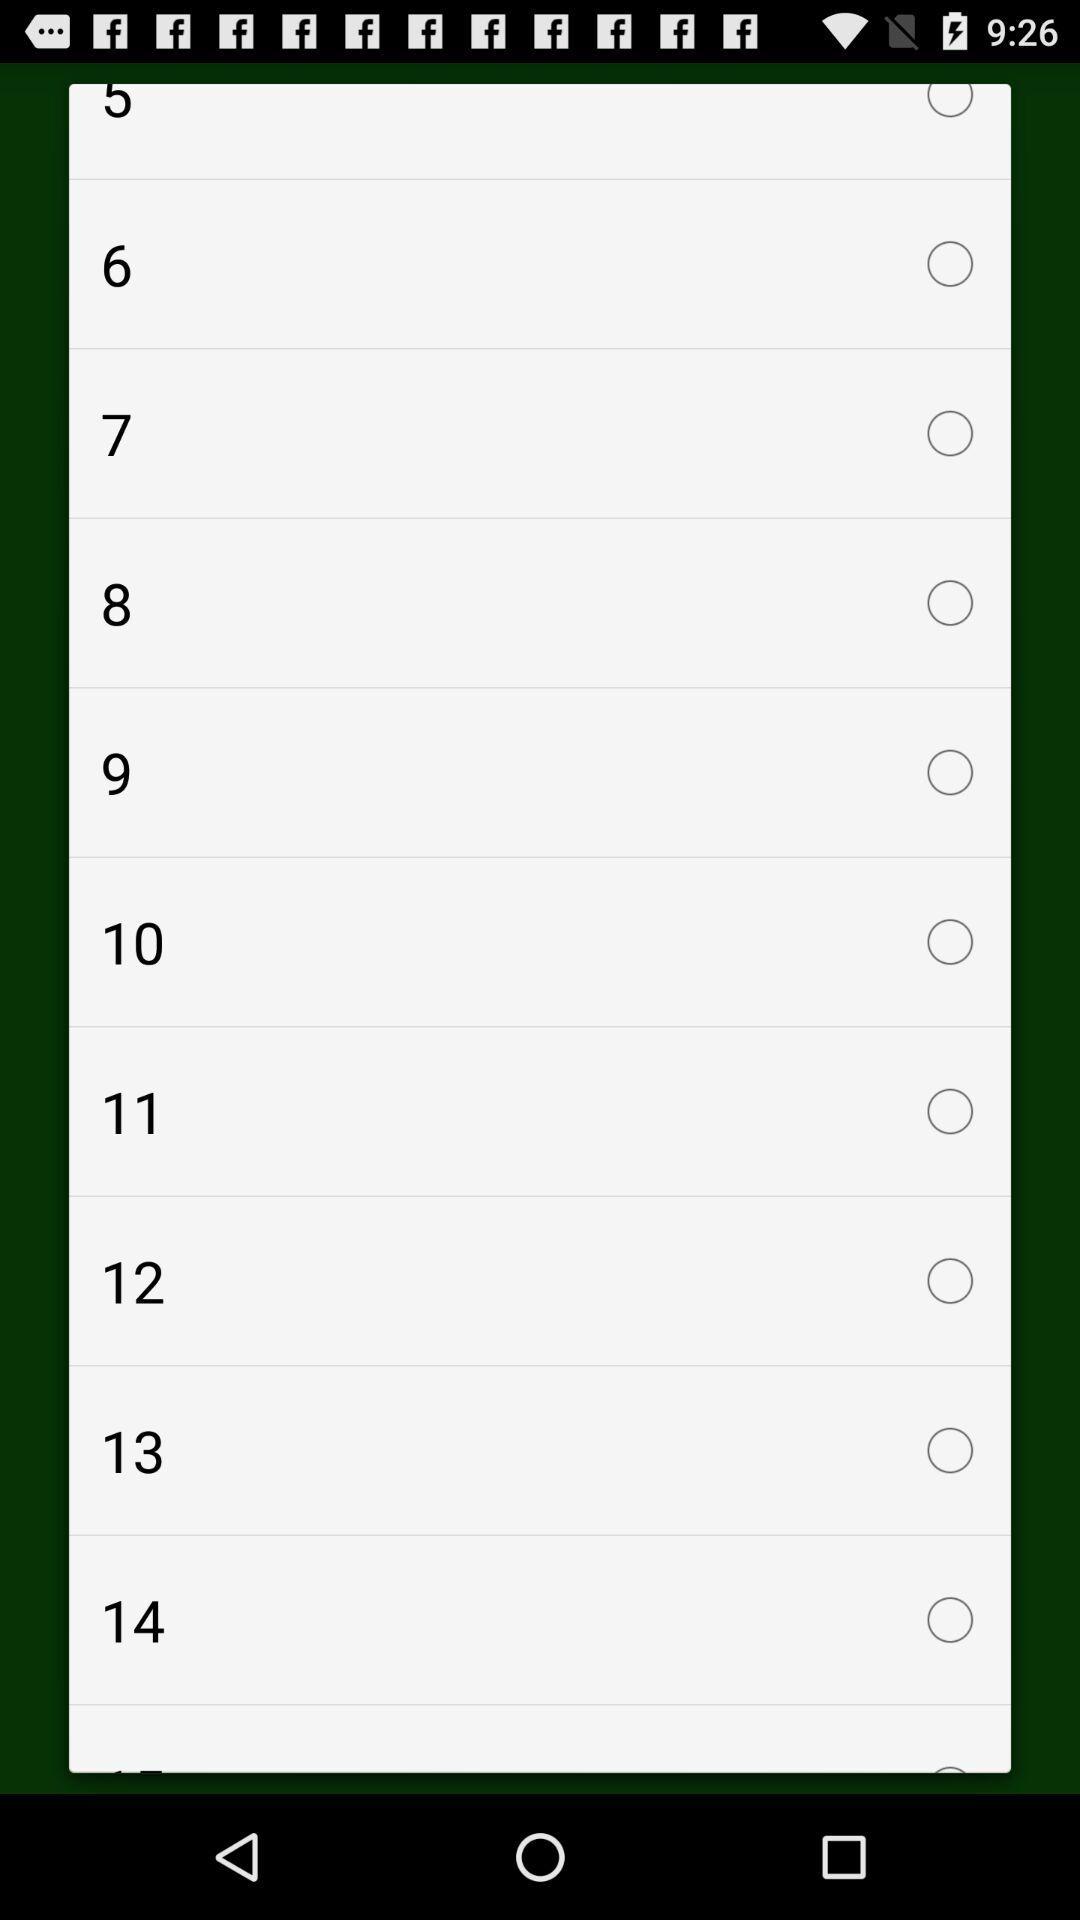 Image resolution: width=1080 pixels, height=1920 pixels. Describe the element at coordinates (540, 1281) in the screenshot. I see `12` at that location.